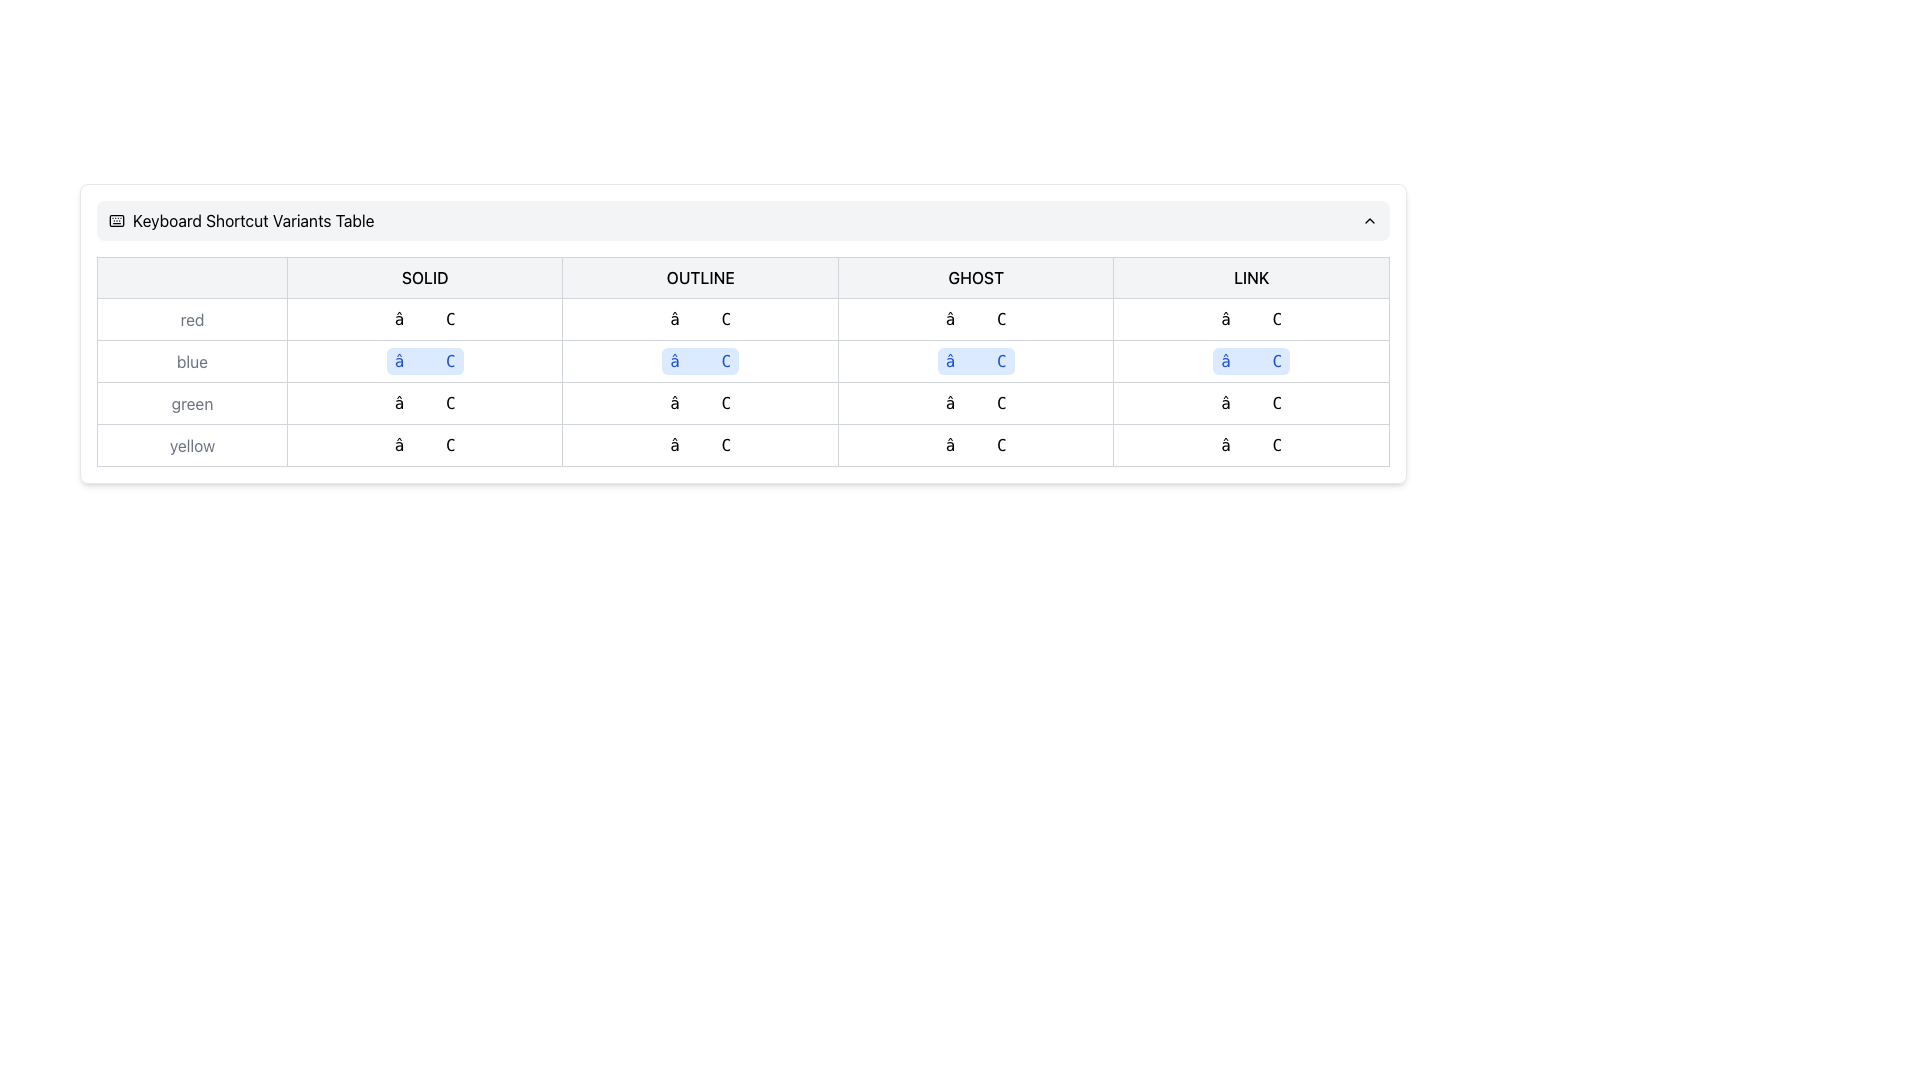 This screenshot has width=1920, height=1080. I want to click on the static text element representing the '⌘ C' keyboard shortcut in the 'red' context and 'LINK' category, which is located in the last column of its row, so click(1250, 318).